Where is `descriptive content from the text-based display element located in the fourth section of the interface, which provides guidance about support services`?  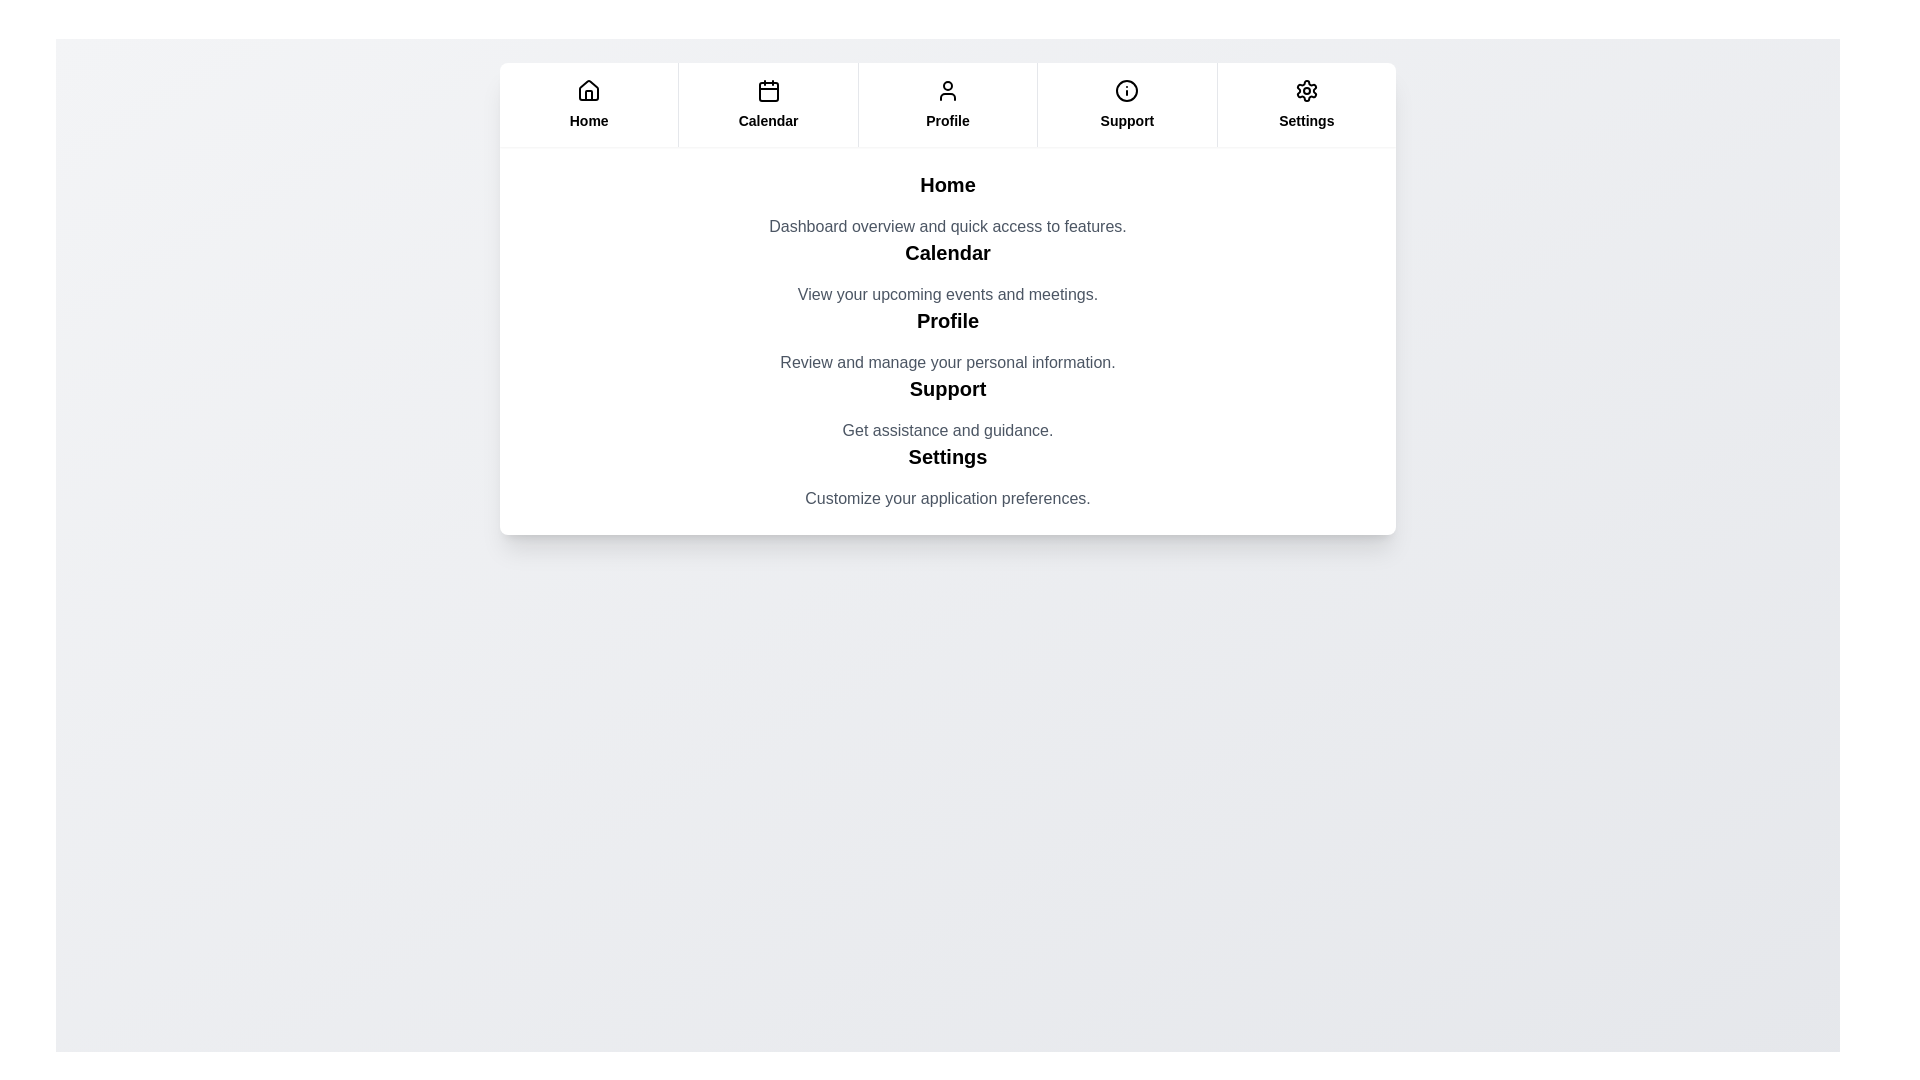
descriptive content from the text-based display element located in the fourth section of the interface, which provides guidance about support services is located at coordinates (947, 407).